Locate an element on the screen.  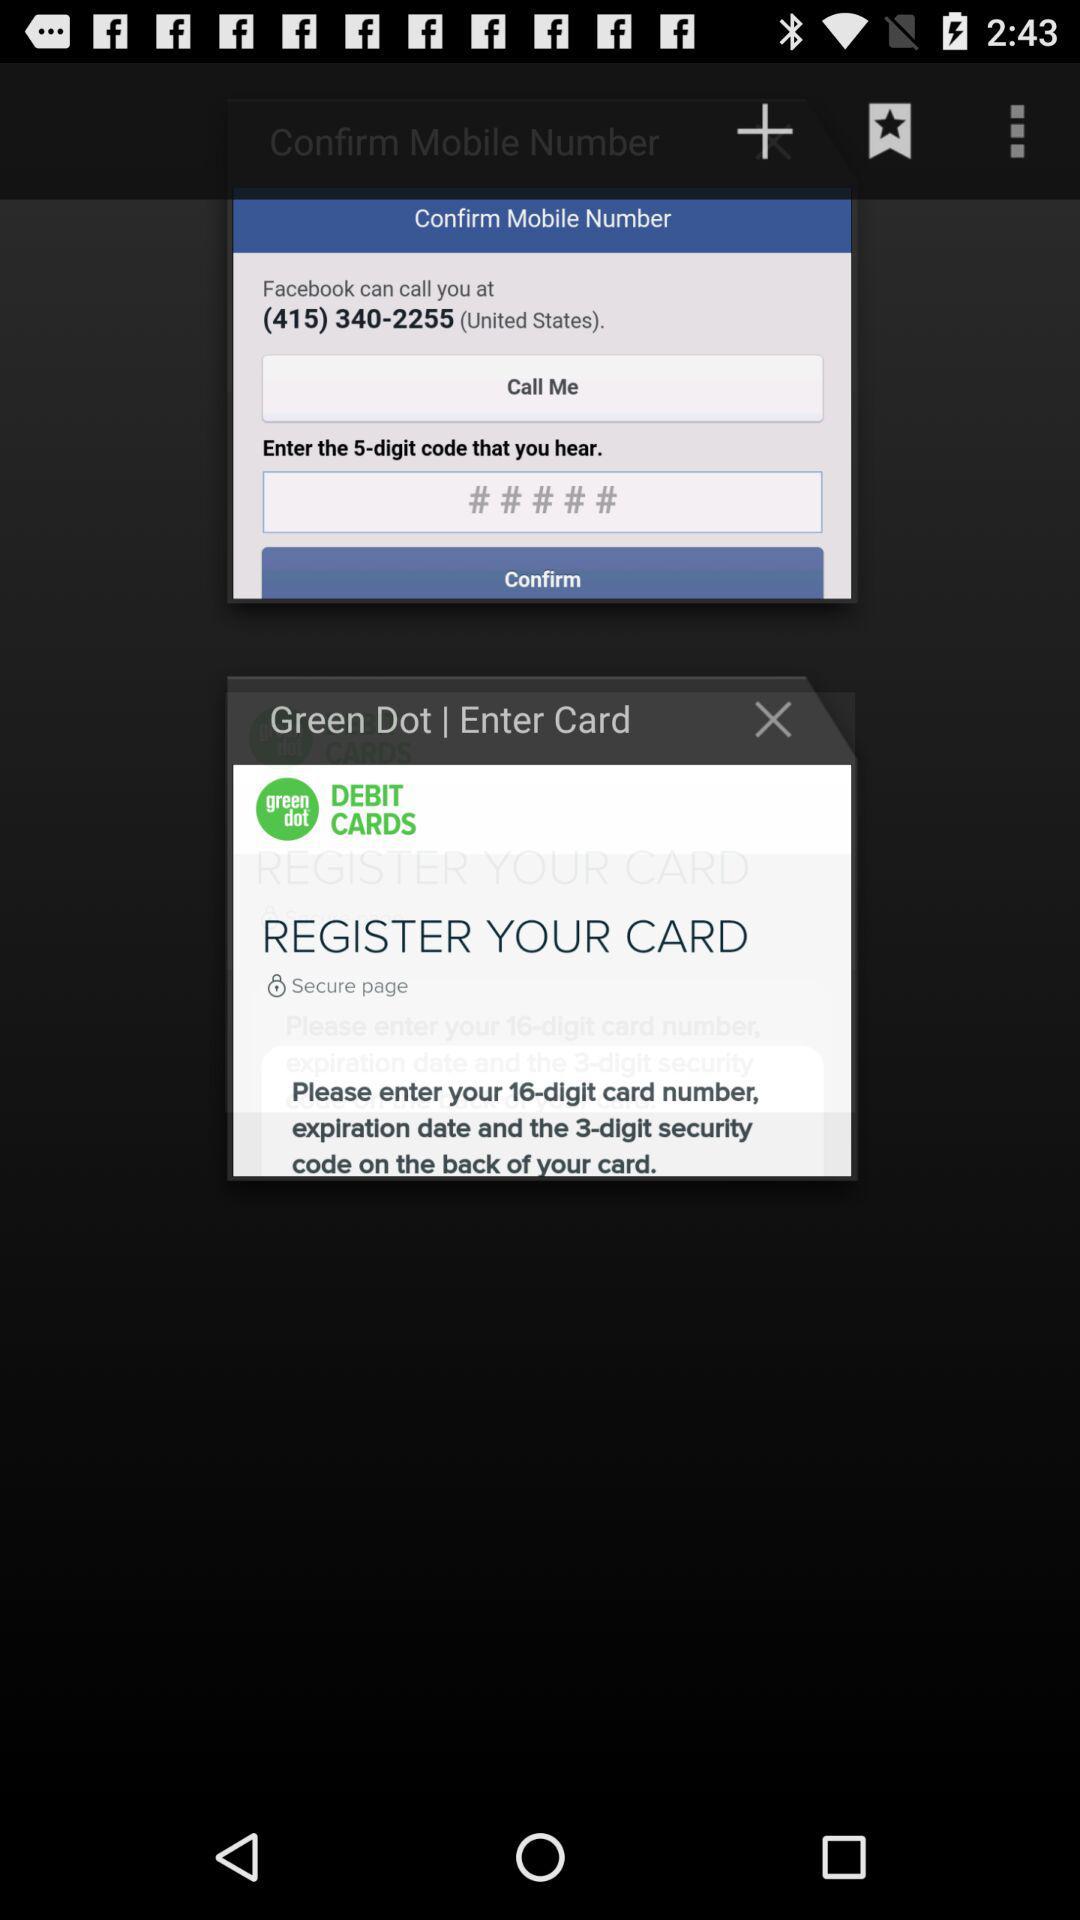
the bookmark icon is located at coordinates (890, 139).